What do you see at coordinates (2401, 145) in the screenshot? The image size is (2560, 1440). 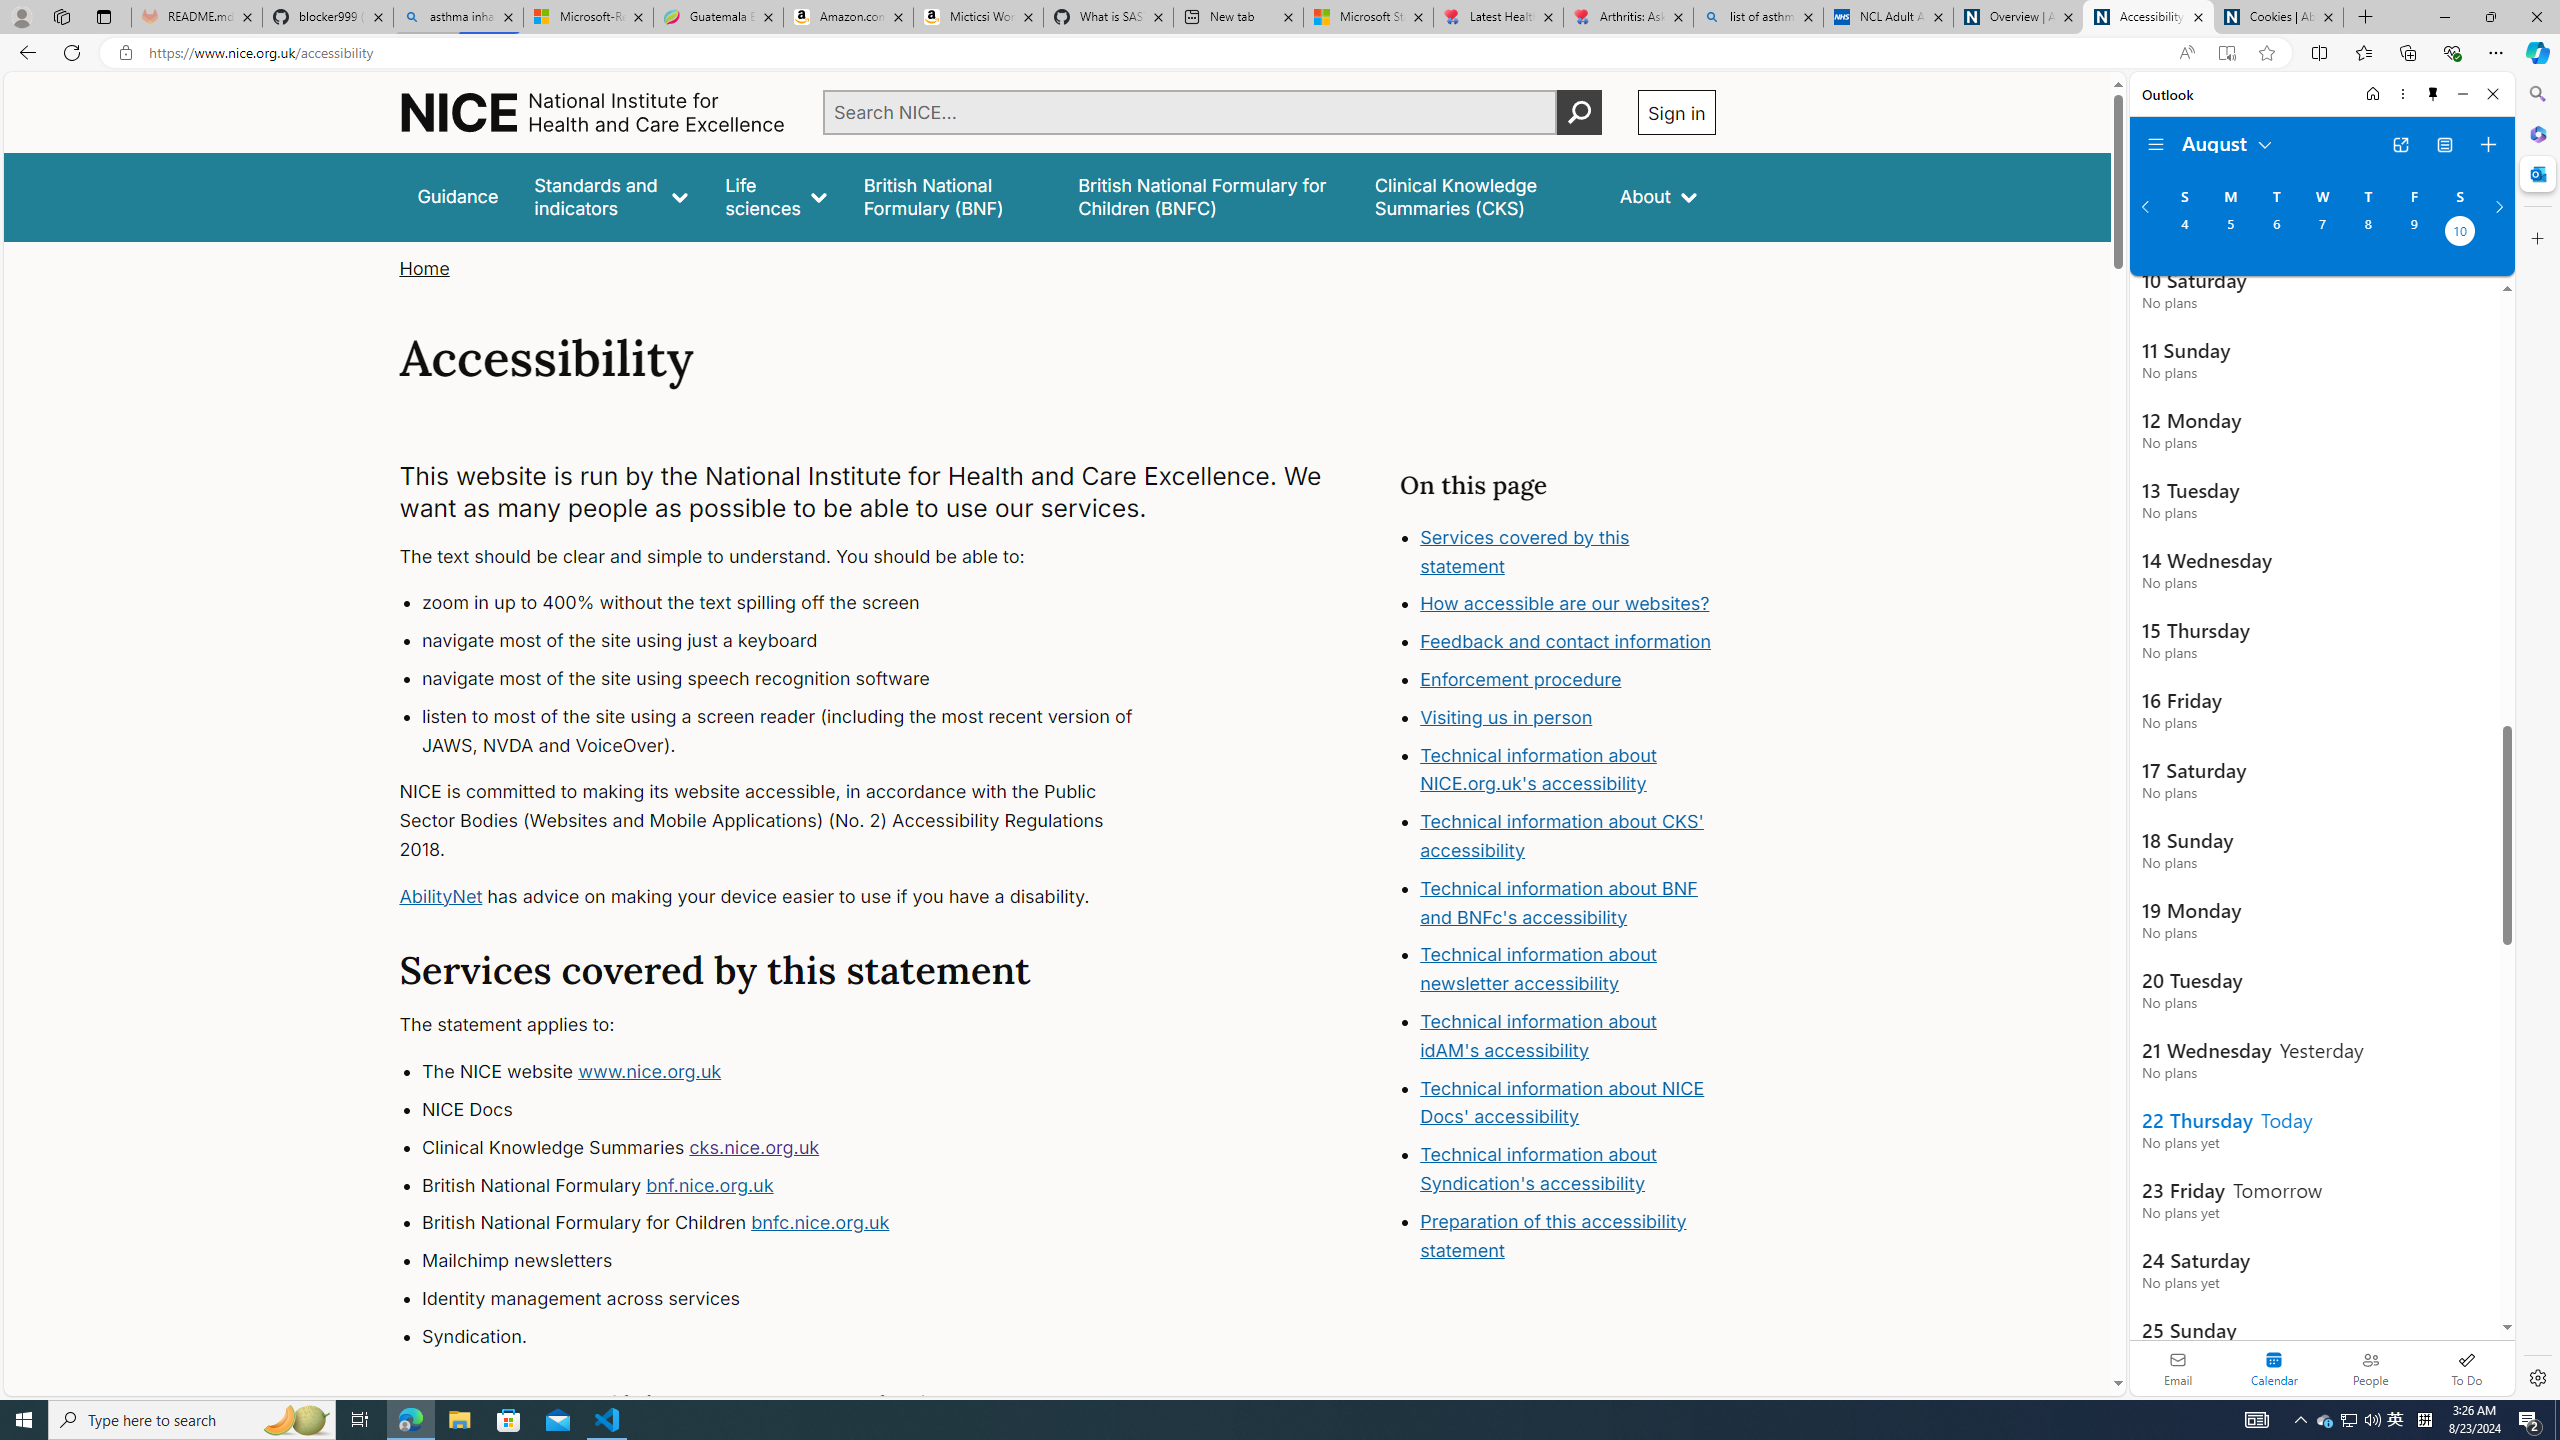 I see `'Open in new tab'` at bounding box center [2401, 145].